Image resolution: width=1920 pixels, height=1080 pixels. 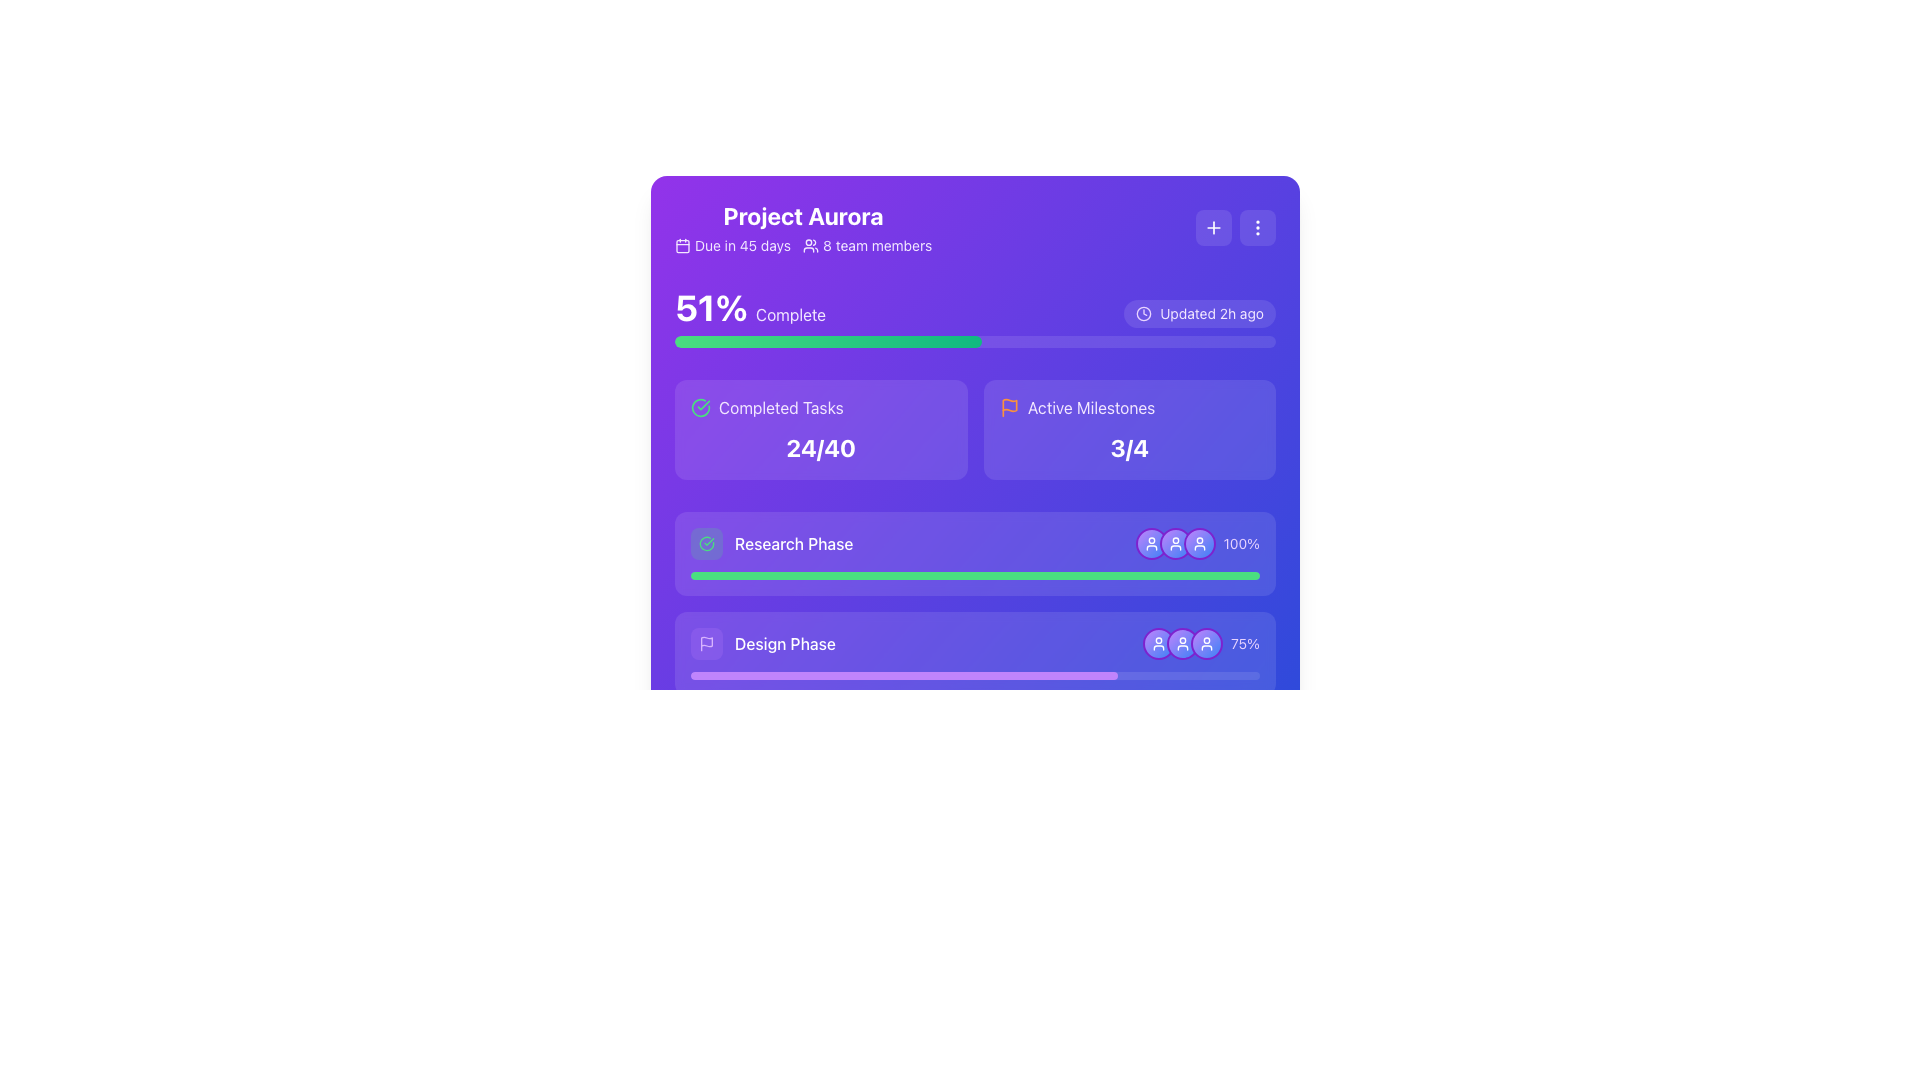 I want to click on the text indicating the number of team members associated with the project, located to the right of the group icon in the header section near 'Project Aurora', so click(x=877, y=245).